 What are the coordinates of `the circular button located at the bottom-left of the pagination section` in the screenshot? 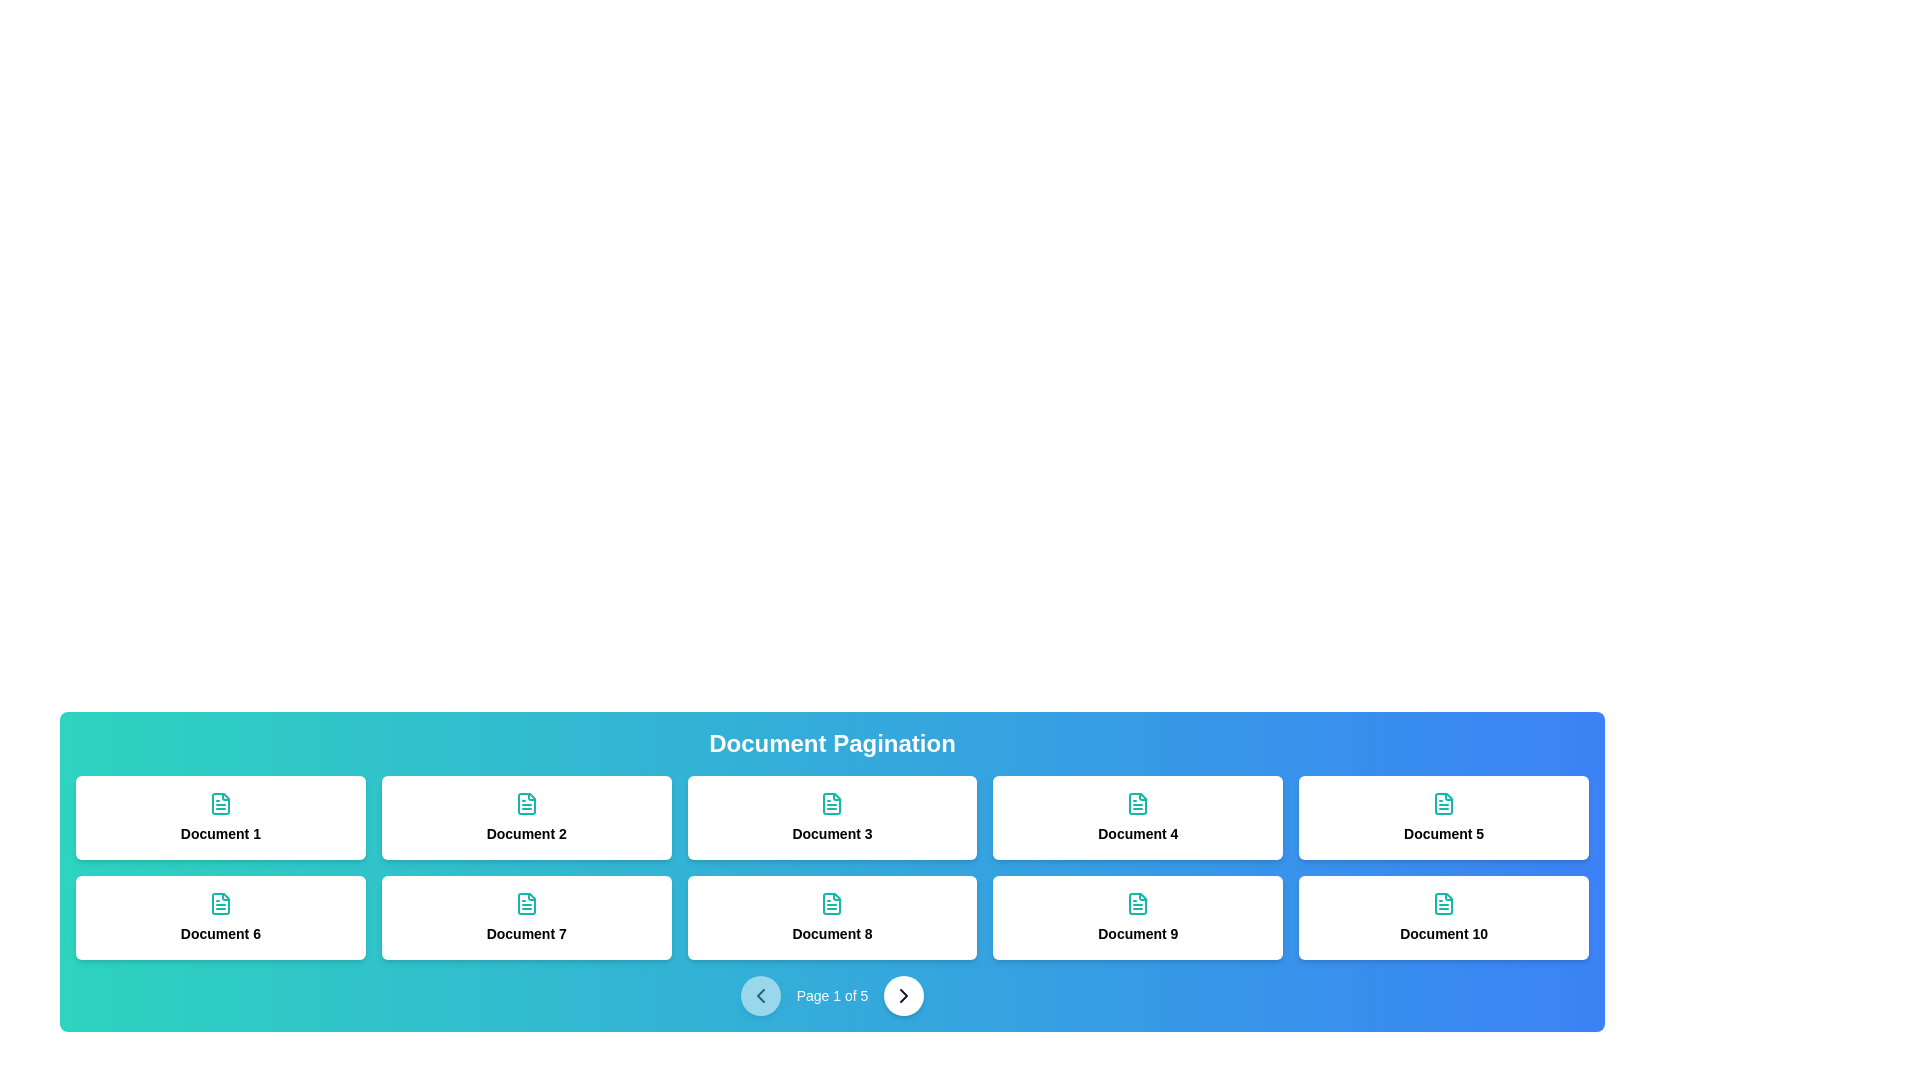 It's located at (759, 995).